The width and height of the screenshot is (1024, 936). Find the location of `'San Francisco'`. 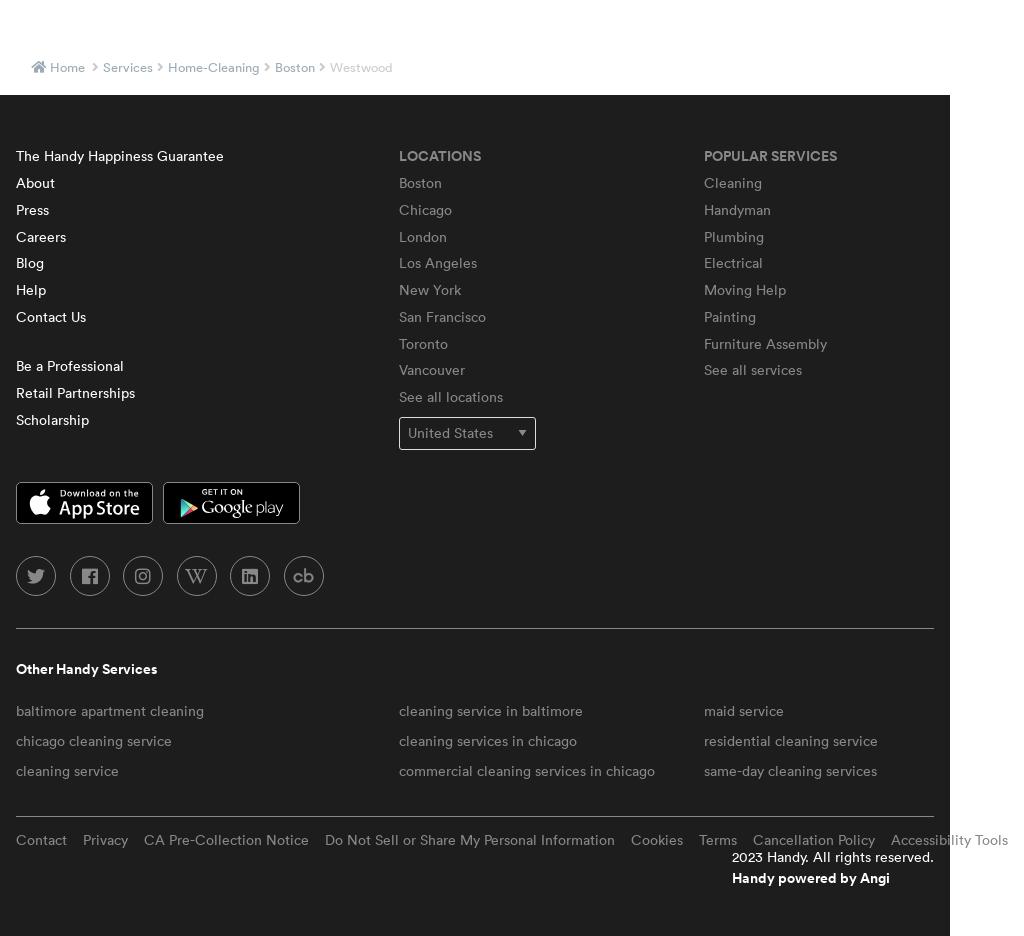

'San Francisco' is located at coordinates (441, 314).